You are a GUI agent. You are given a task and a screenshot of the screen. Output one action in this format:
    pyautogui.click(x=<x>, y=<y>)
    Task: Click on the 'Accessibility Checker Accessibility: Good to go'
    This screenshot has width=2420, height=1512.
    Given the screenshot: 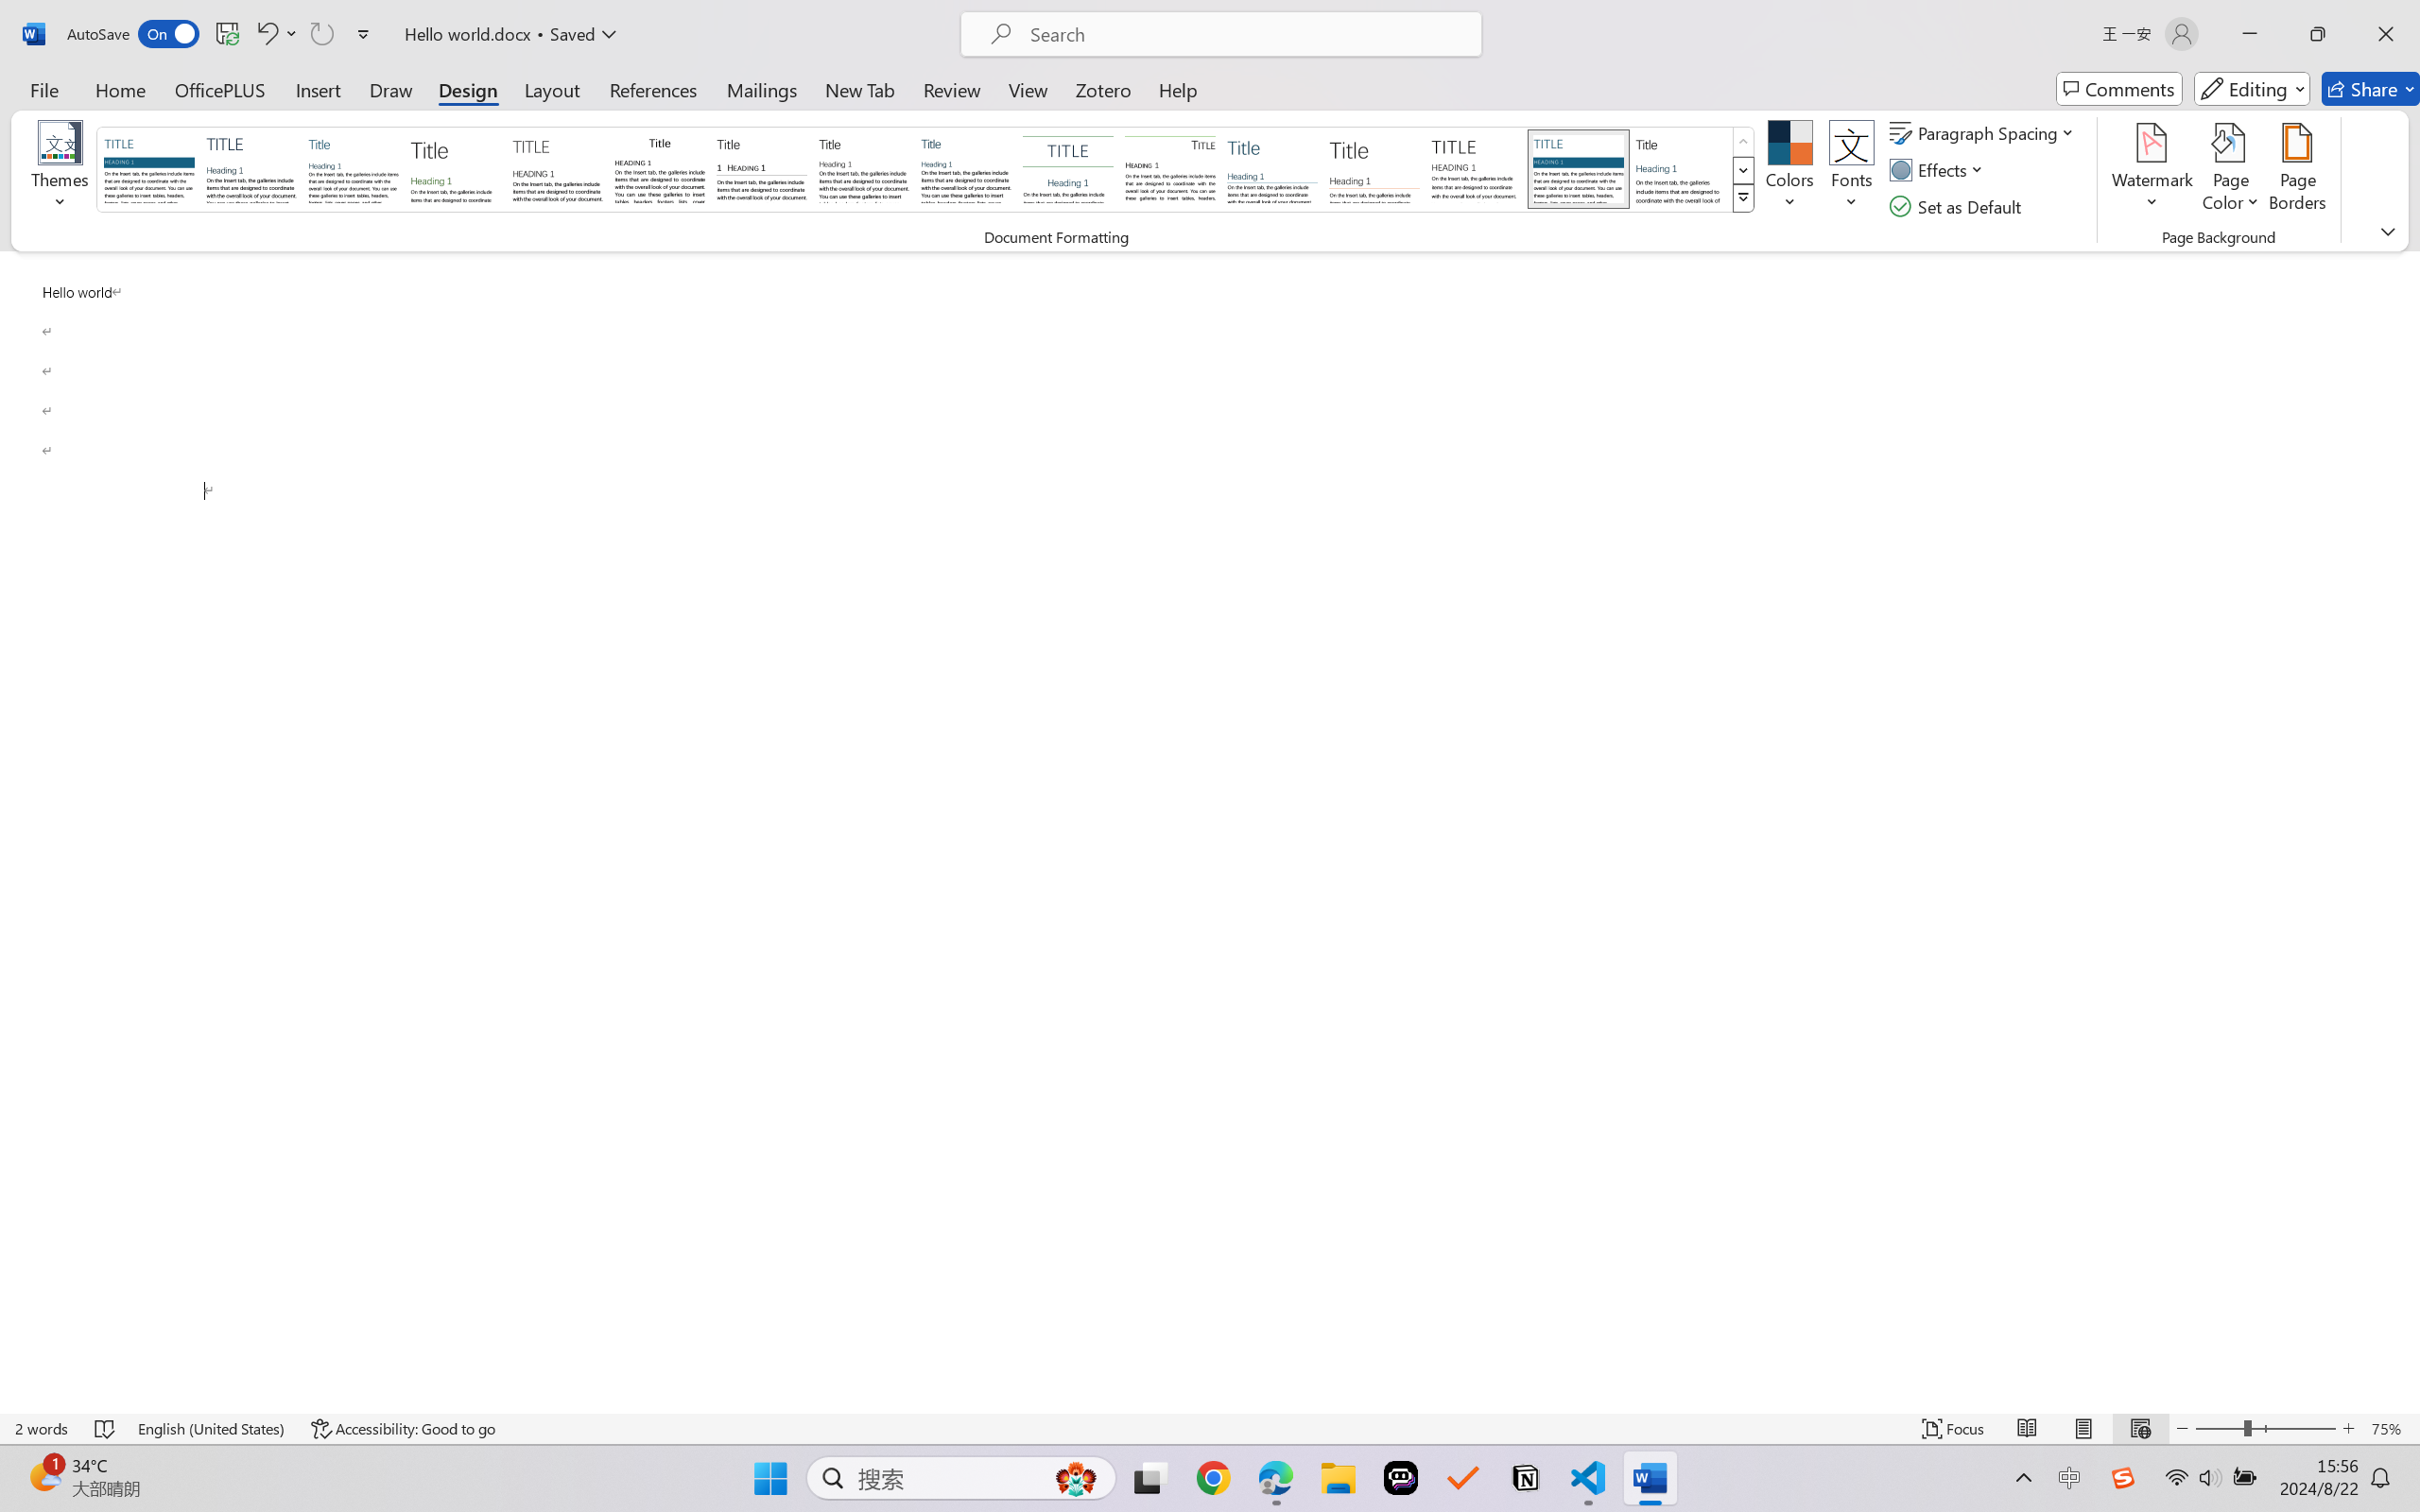 What is the action you would take?
    pyautogui.click(x=402, y=1428)
    